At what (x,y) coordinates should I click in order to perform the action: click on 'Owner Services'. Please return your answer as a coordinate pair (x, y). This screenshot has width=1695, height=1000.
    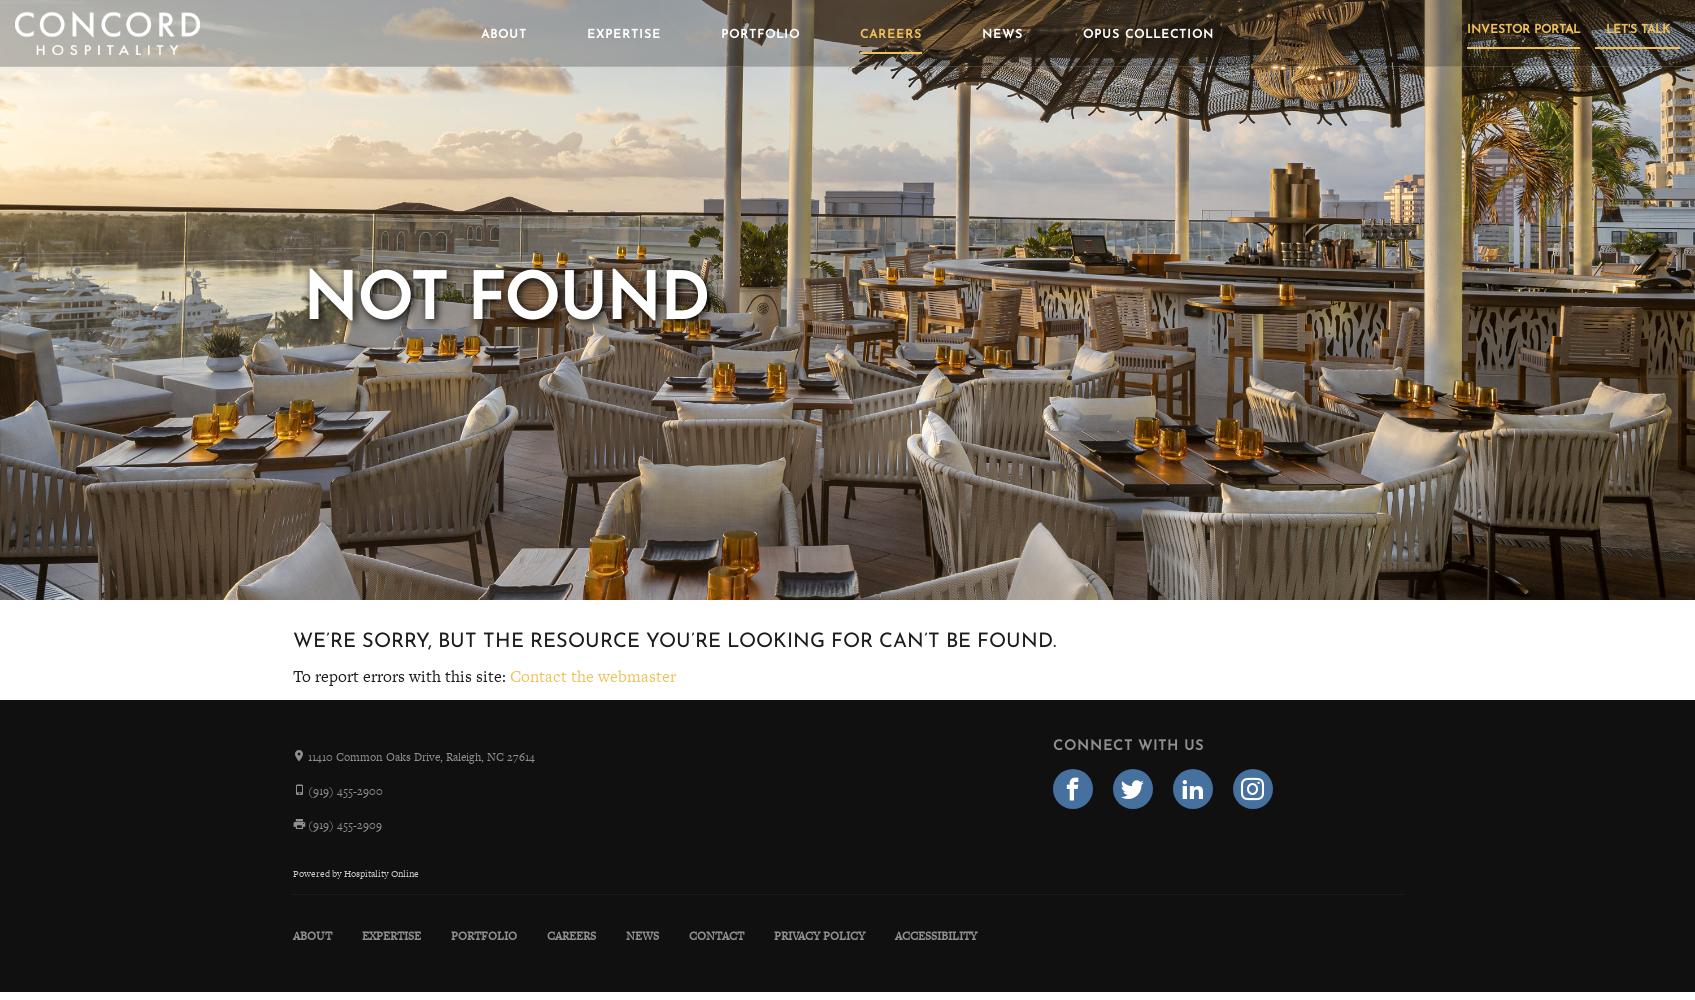
    Looking at the image, I should click on (280, 195).